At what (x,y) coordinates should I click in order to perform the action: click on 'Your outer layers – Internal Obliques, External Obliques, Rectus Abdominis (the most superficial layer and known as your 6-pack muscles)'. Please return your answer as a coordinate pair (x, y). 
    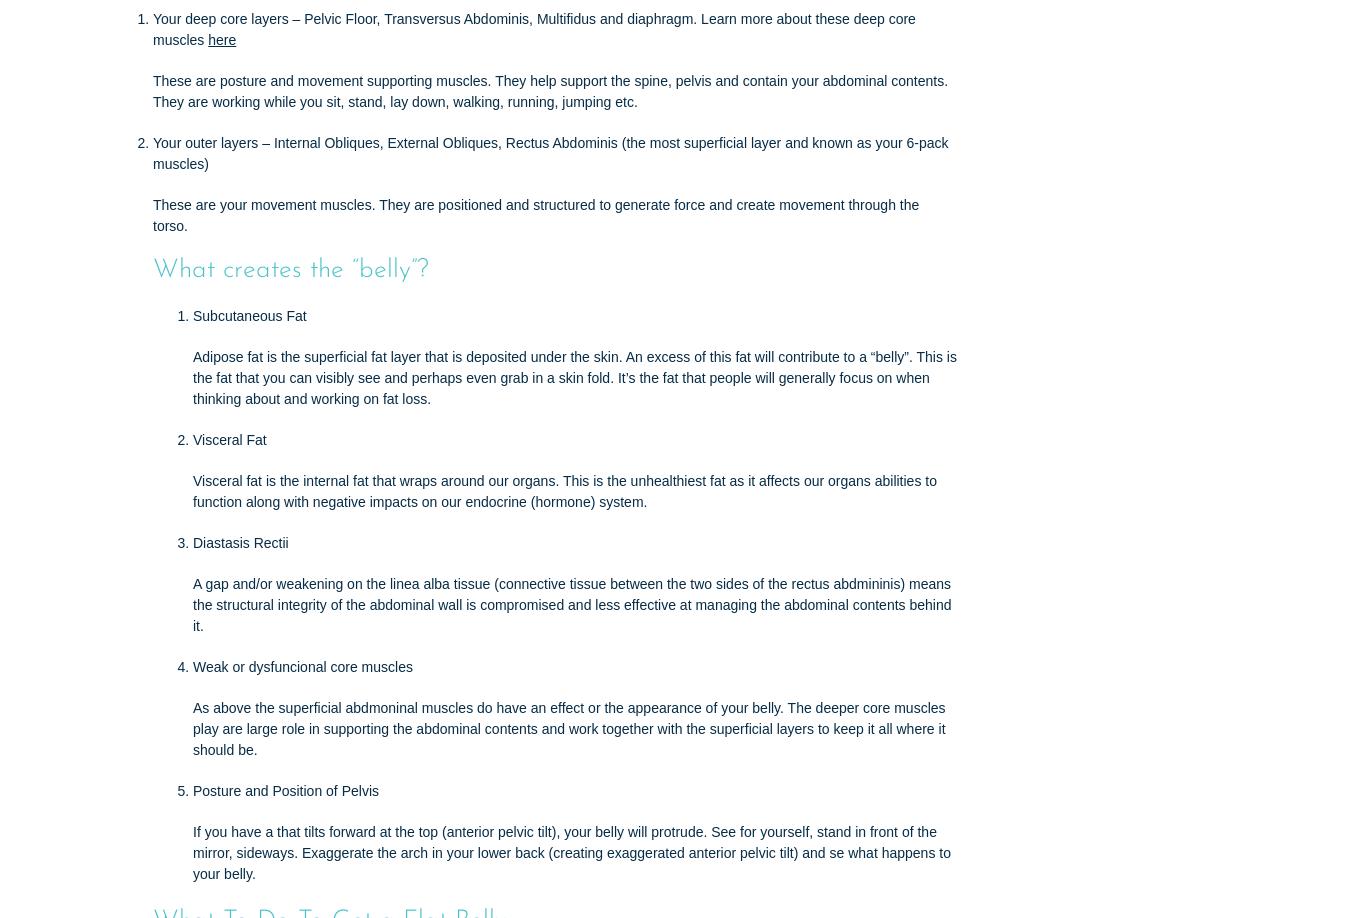
    Looking at the image, I should click on (550, 151).